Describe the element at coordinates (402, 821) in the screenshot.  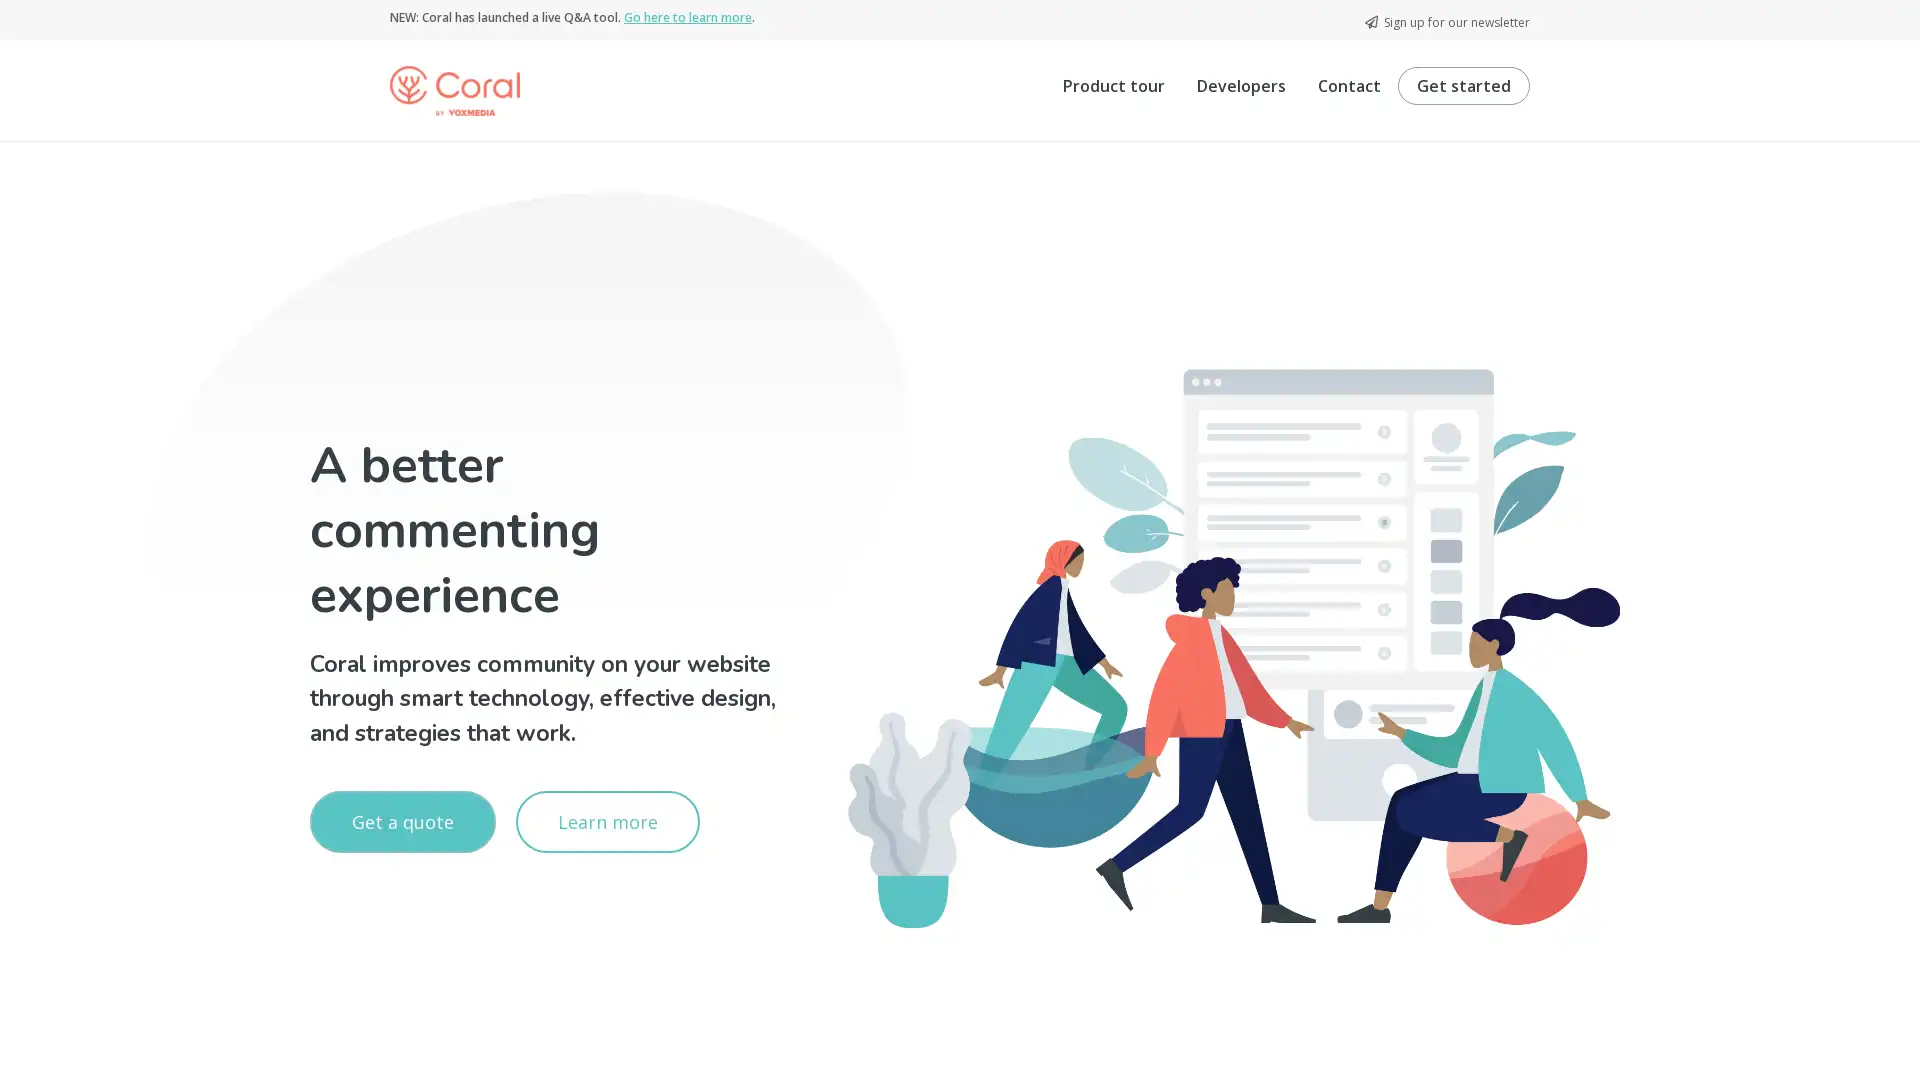
I see `Get a quote` at that location.